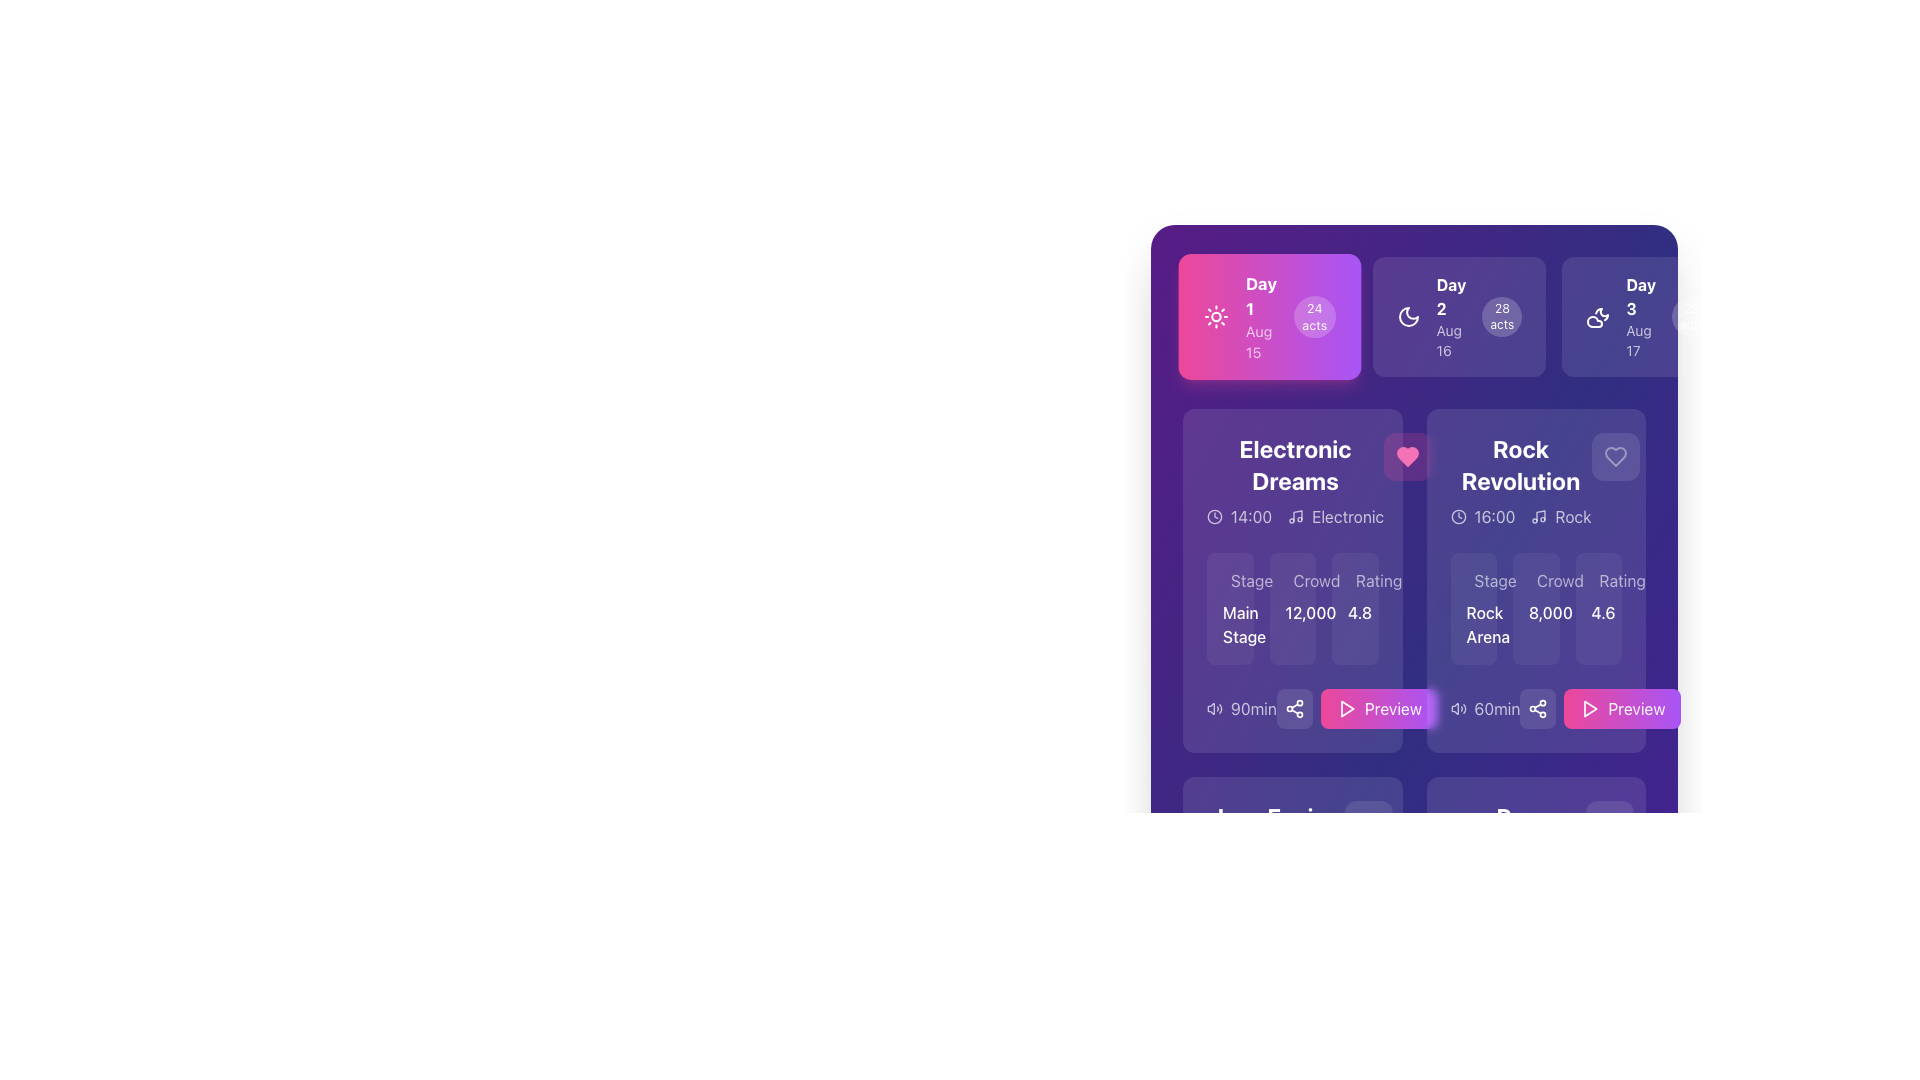 Image resolution: width=1920 pixels, height=1080 pixels. What do you see at coordinates (1213, 515) in the screenshot?
I see `the decorative circle within the clock icon located to the left of the '14:00' timestamp and above the 'Electronic' music genre label in the 'Electronic Dreams' section` at bounding box center [1213, 515].